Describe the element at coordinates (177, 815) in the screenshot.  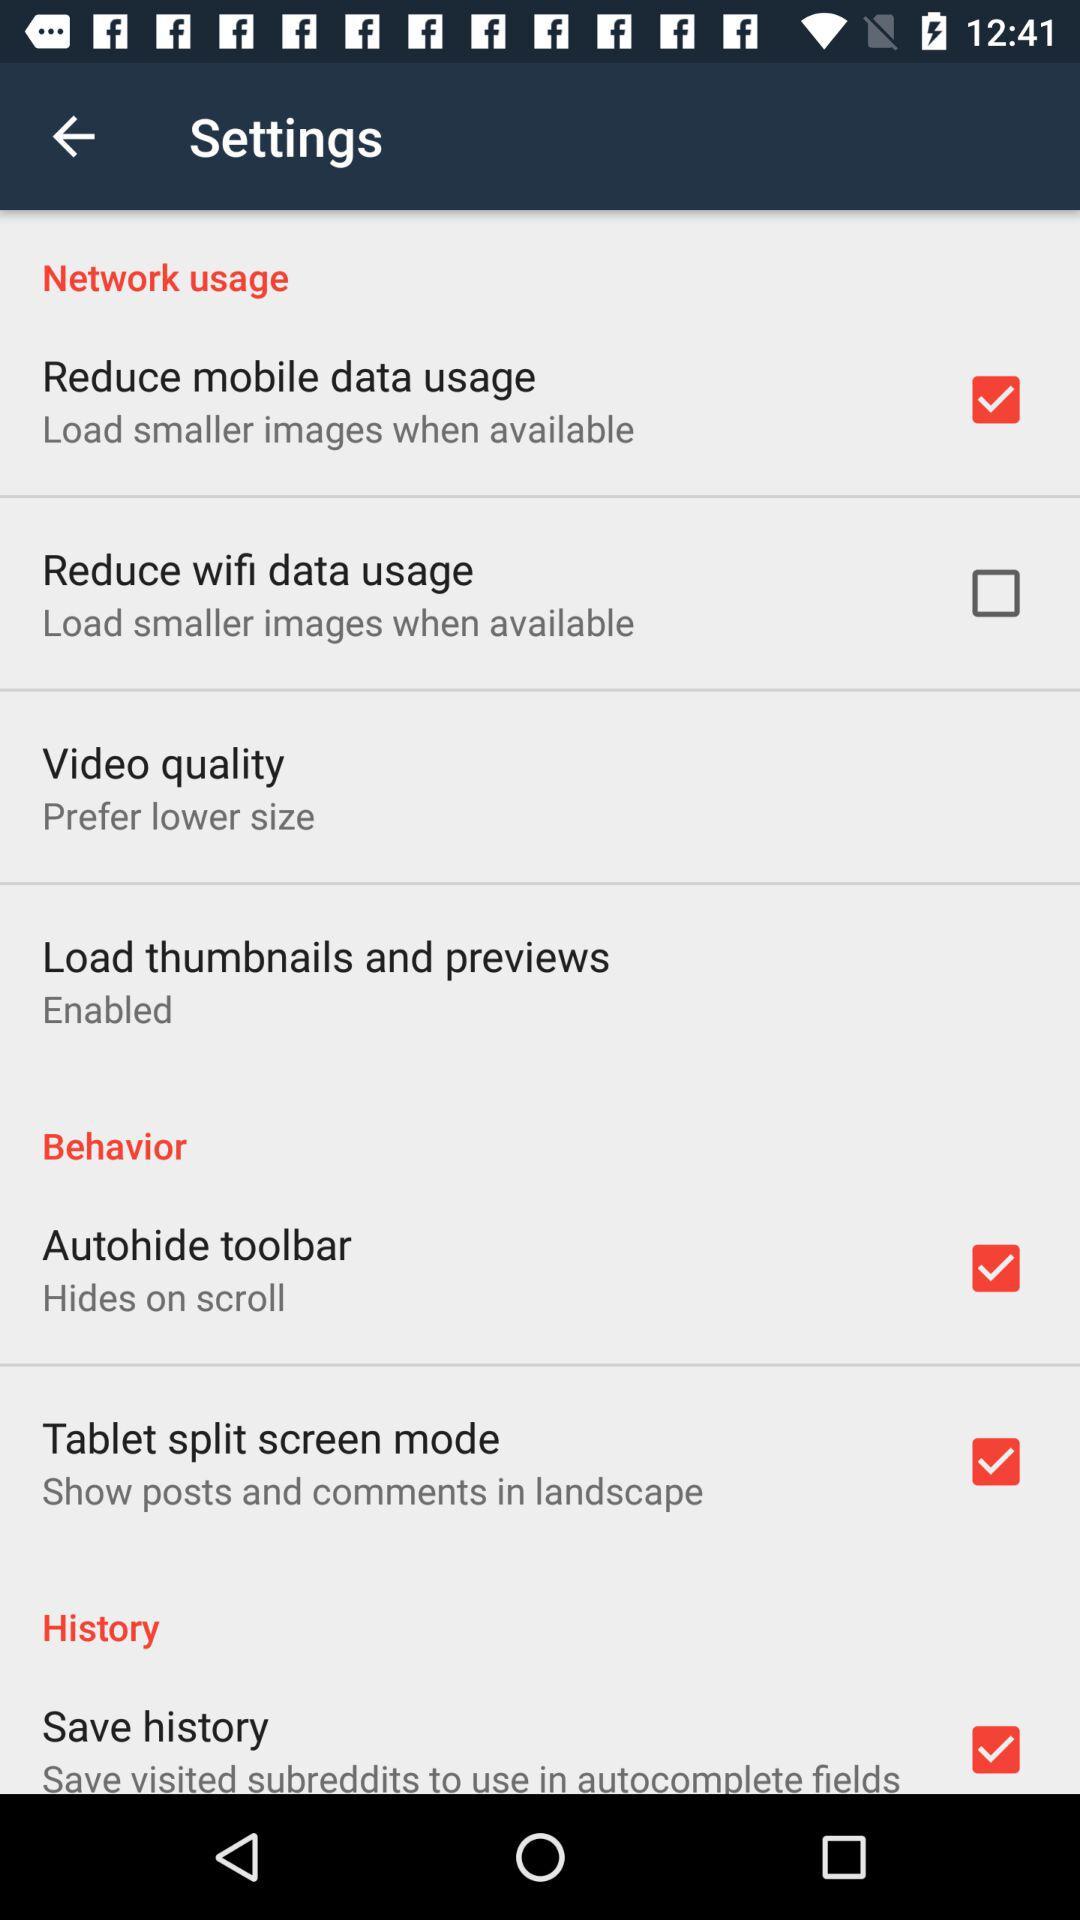
I see `the prefer lower size` at that location.